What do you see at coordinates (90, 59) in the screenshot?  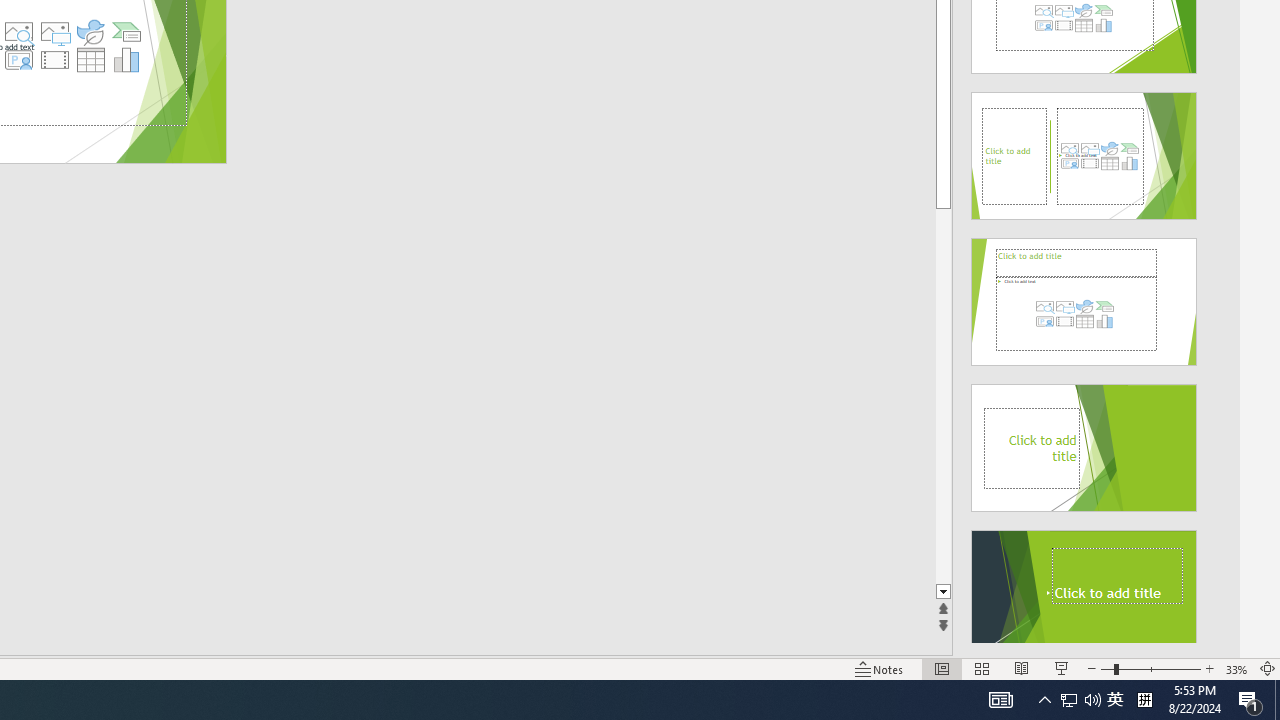 I see `'Insert Table'` at bounding box center [90, 59].